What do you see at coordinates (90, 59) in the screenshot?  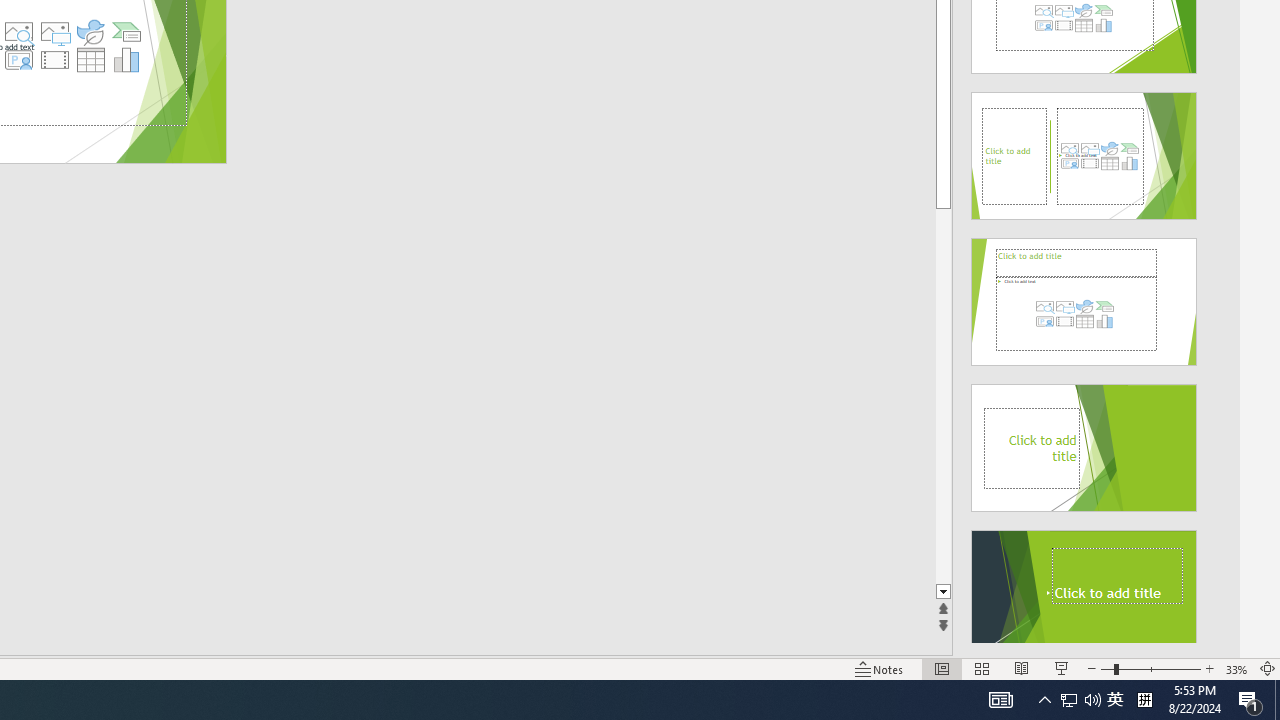 I see `'Insert Table'` at bounding box center [90, 59].